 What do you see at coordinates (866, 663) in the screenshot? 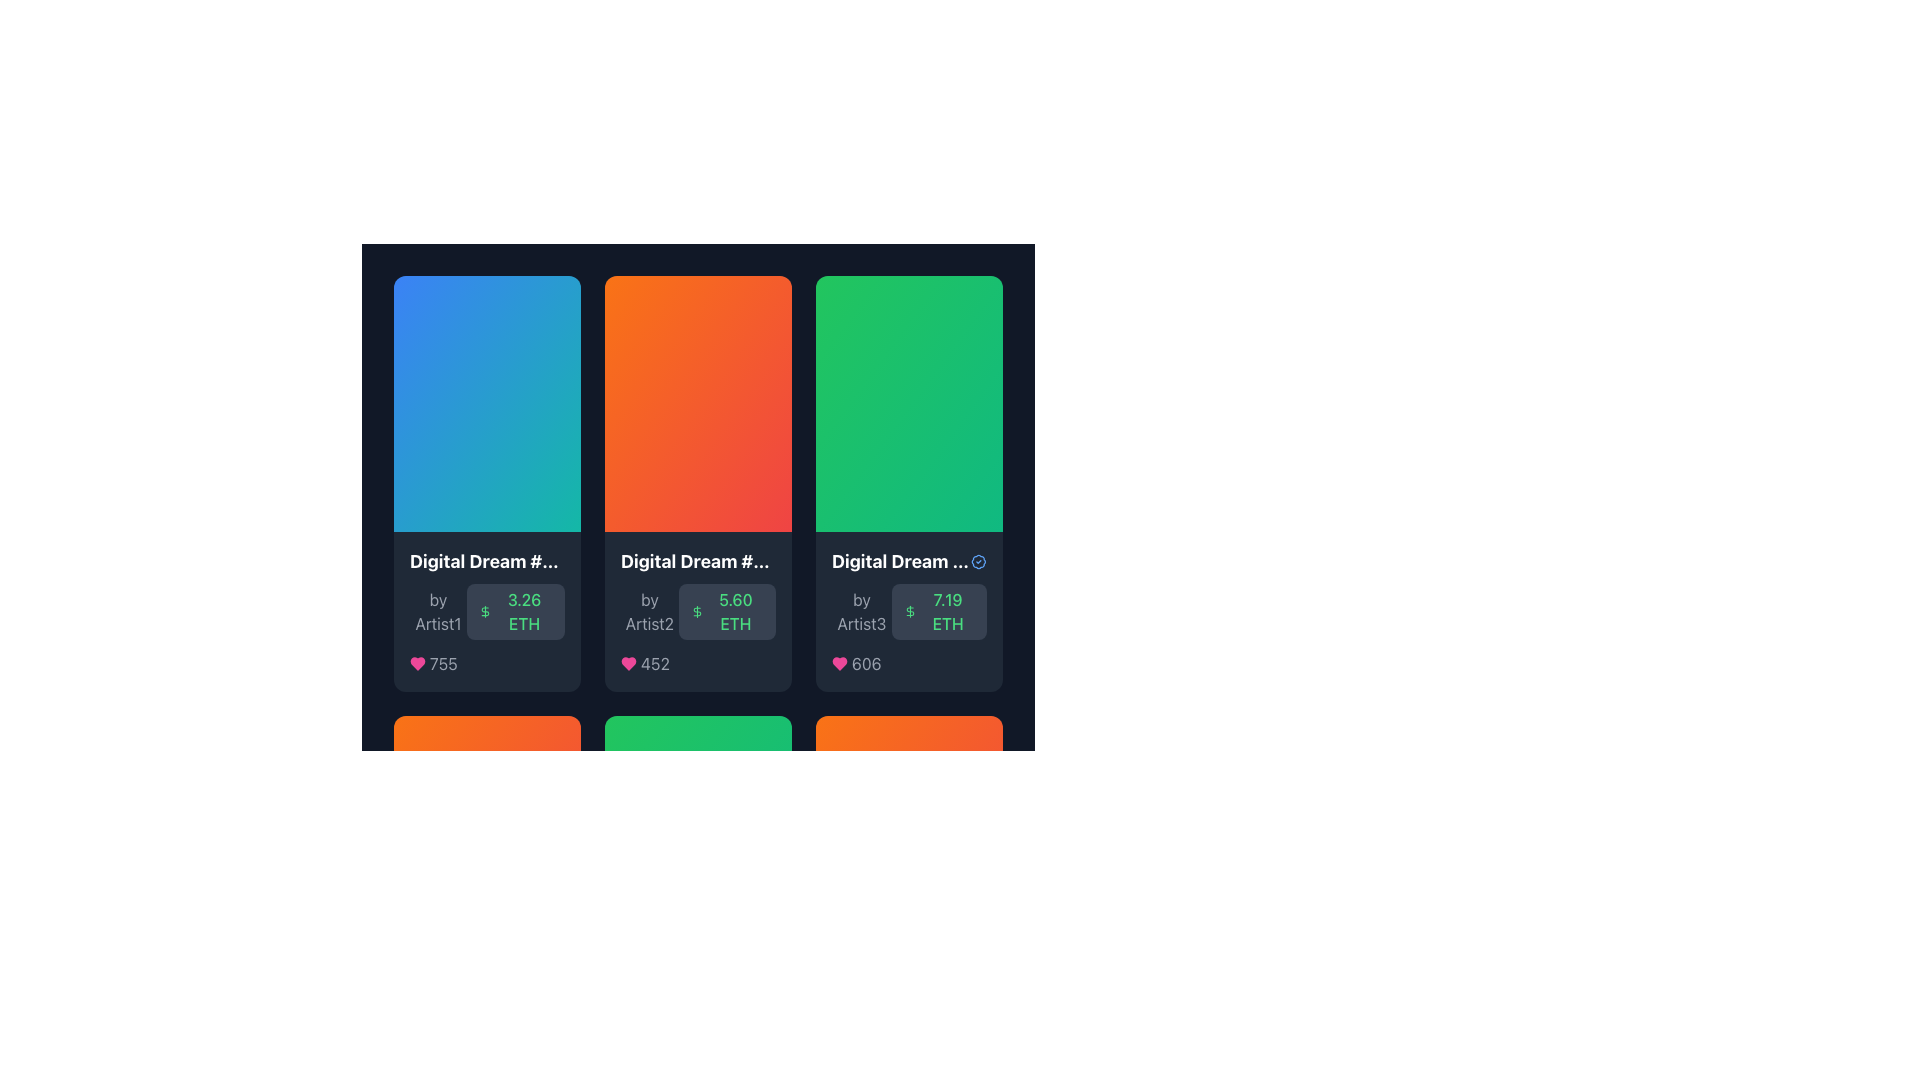
I see `the likes count displayed in the text label located to the right of the heart icon in the lower-right portion of the third card from the left` at bounding box center [866, 663].